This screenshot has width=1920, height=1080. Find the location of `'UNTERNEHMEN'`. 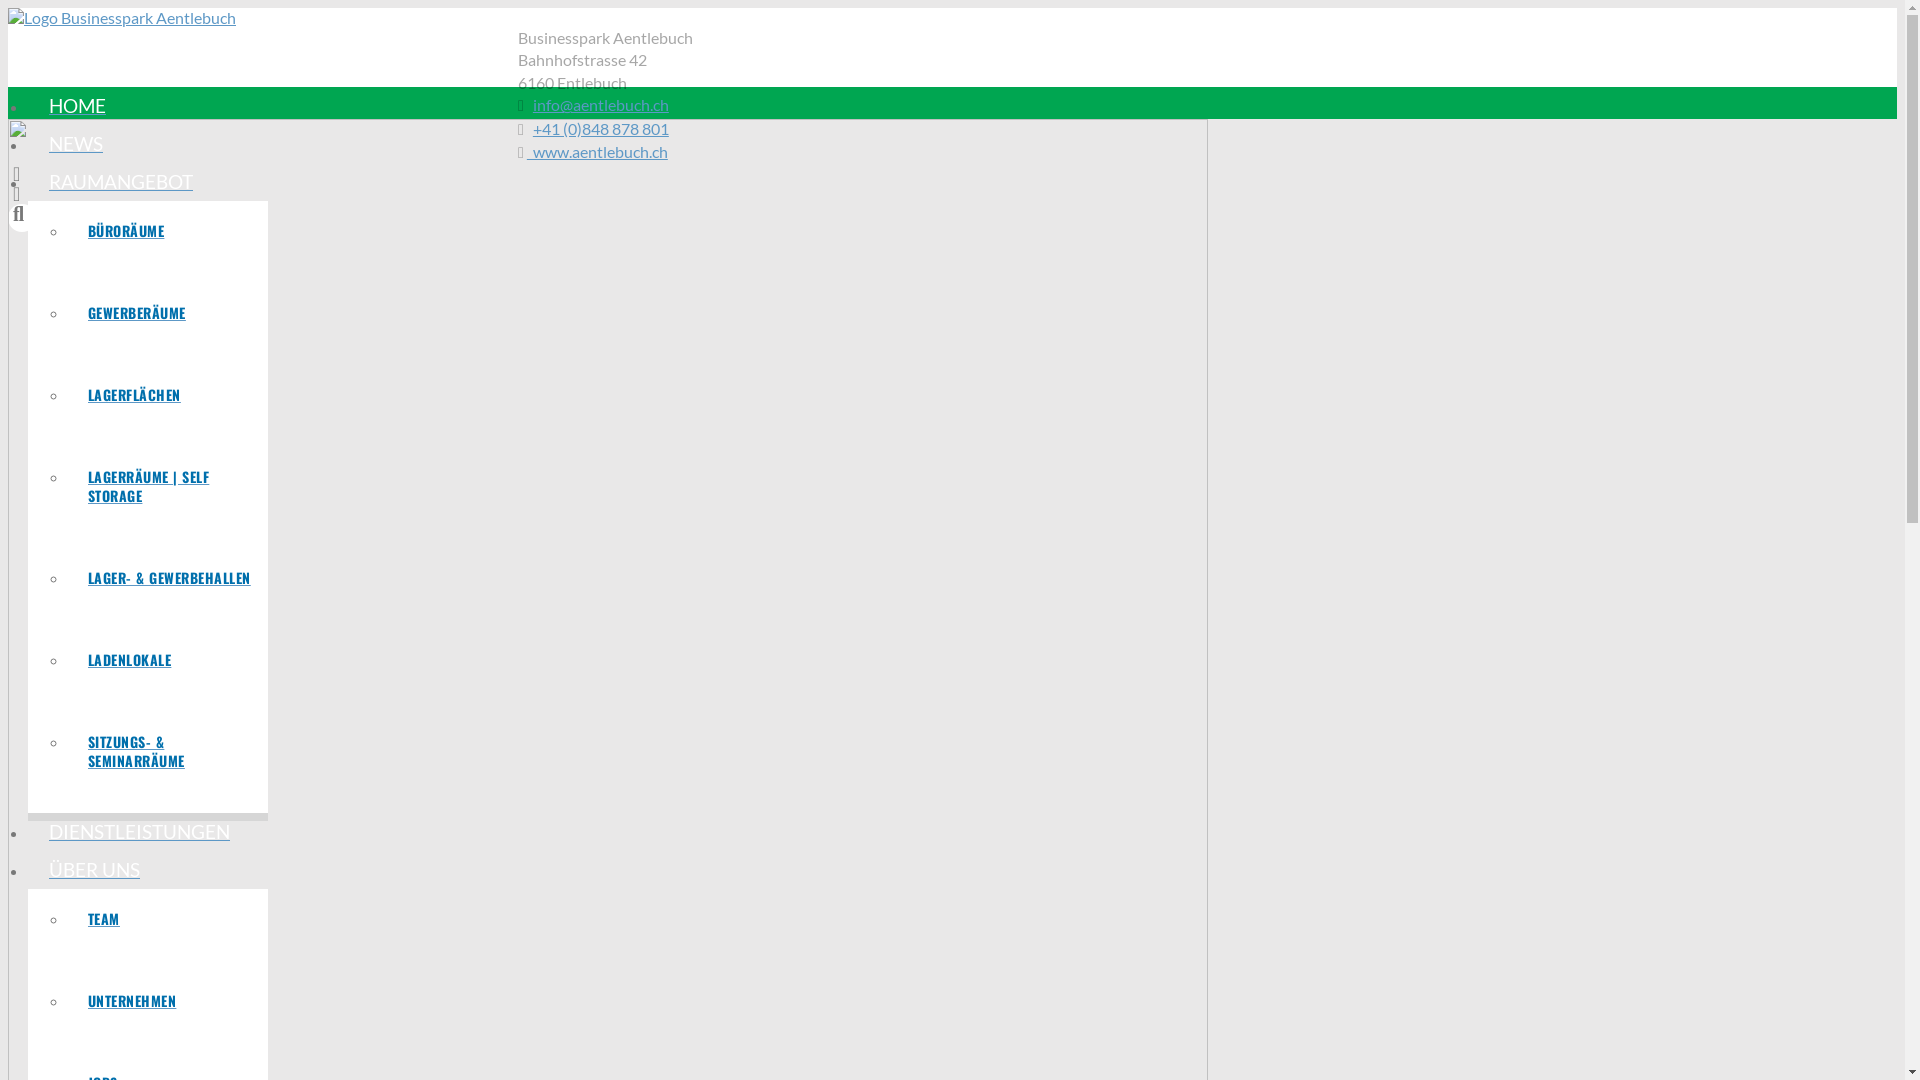

'UNTERNEHMEN' is located at coordinates (168, 1011).